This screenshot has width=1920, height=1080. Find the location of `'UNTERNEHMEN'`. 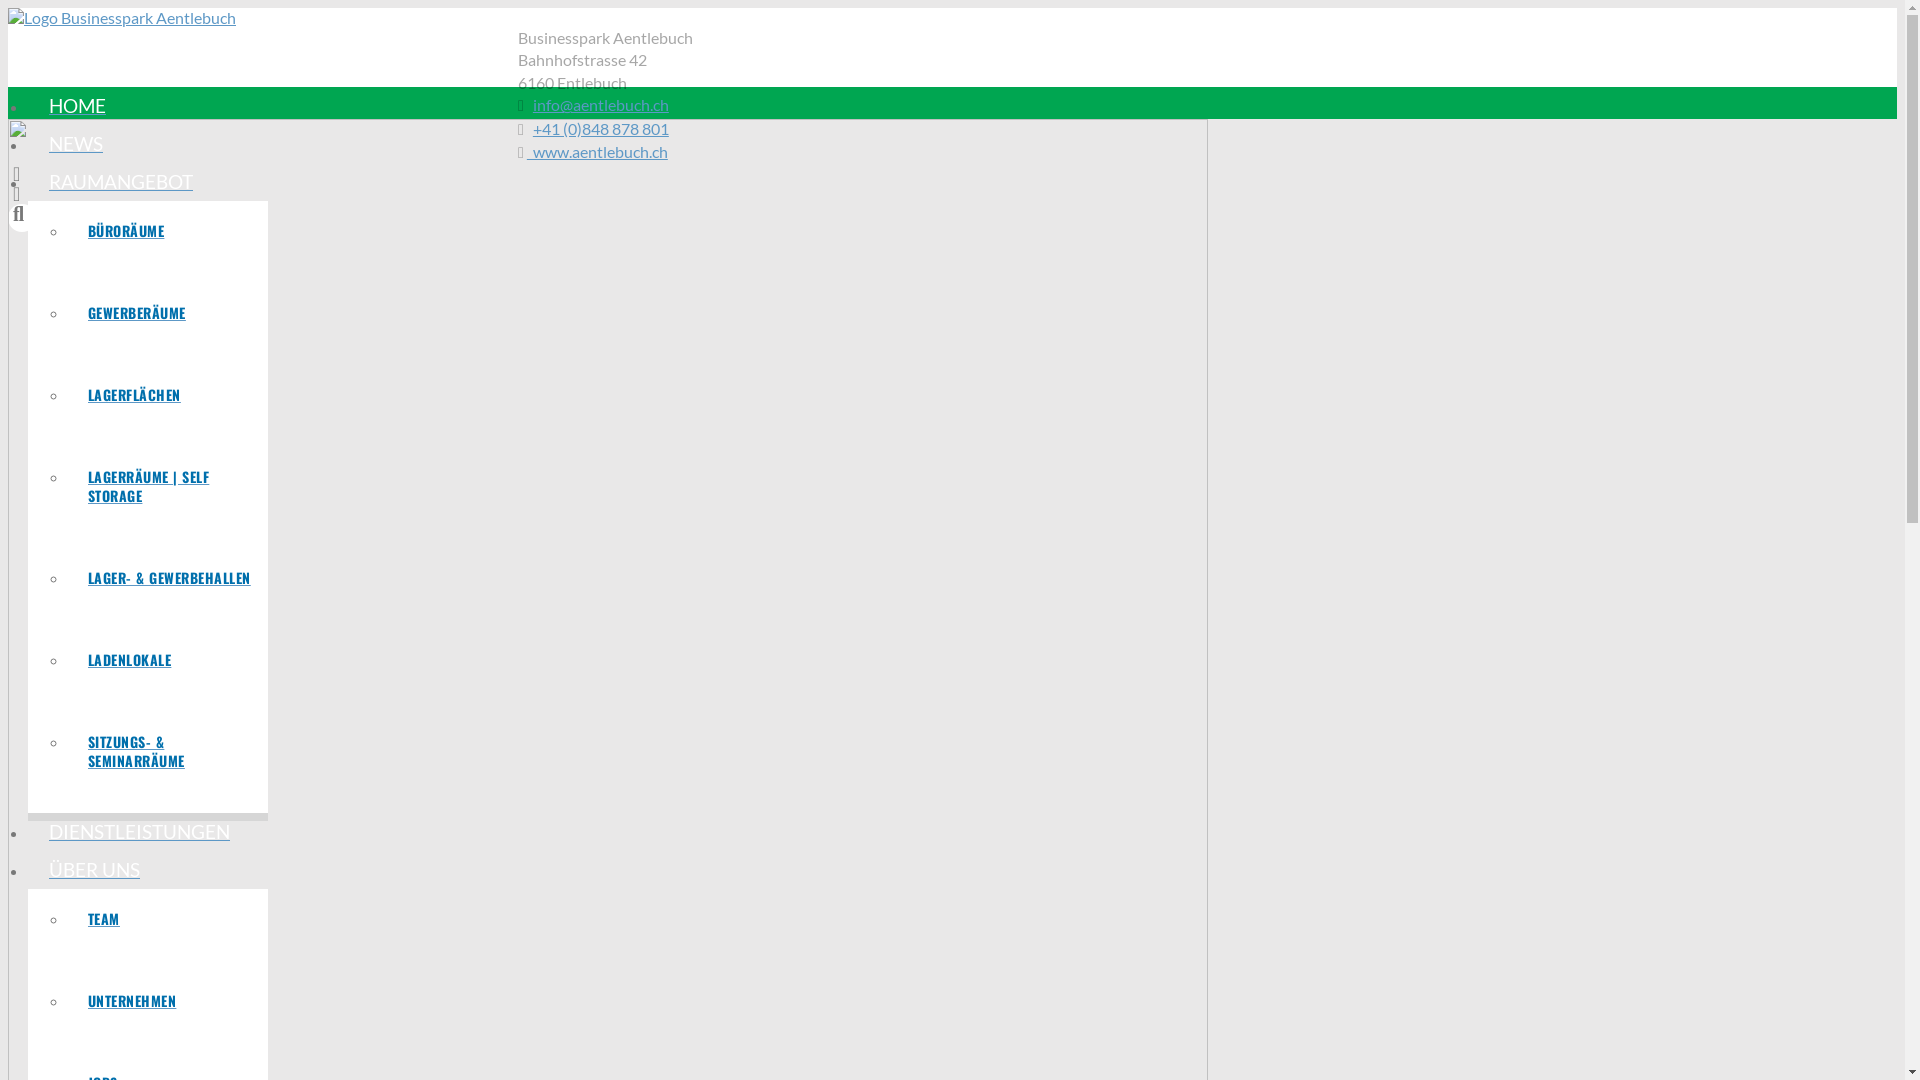

'UNTERNEHMEN' is located at coordinates (168, 1011).